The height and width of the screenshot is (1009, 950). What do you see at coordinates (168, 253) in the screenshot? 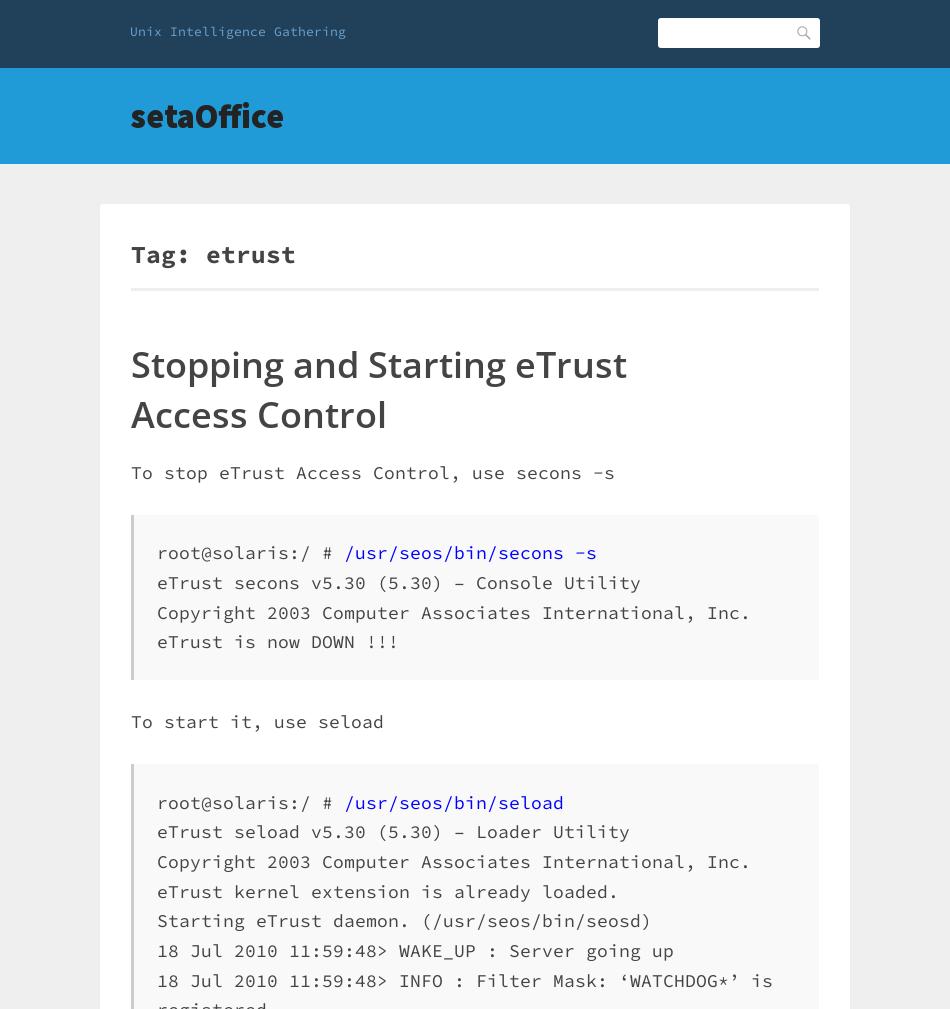
I see `'Tag:'` at bounding box center [168, 253].